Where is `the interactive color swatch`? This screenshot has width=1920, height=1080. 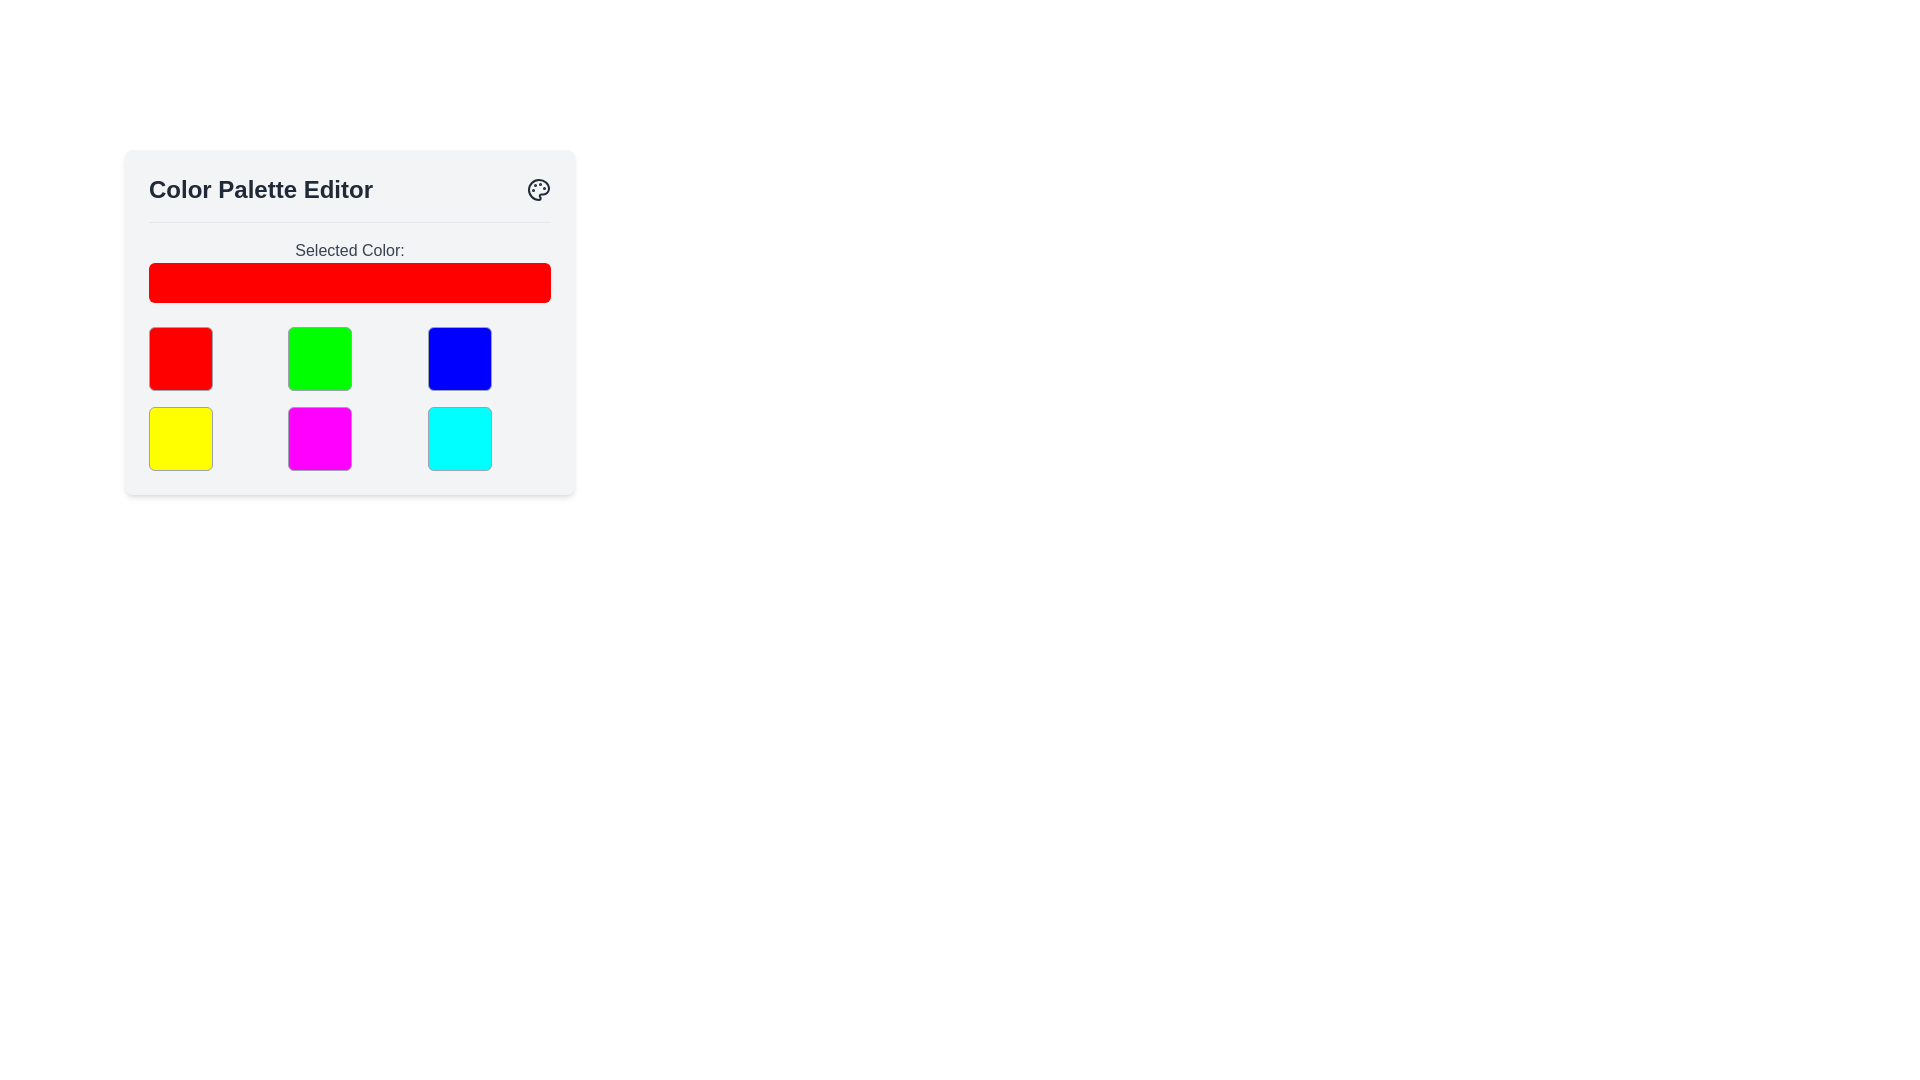
the interactive color swatch is located at coordinates (320, 438).